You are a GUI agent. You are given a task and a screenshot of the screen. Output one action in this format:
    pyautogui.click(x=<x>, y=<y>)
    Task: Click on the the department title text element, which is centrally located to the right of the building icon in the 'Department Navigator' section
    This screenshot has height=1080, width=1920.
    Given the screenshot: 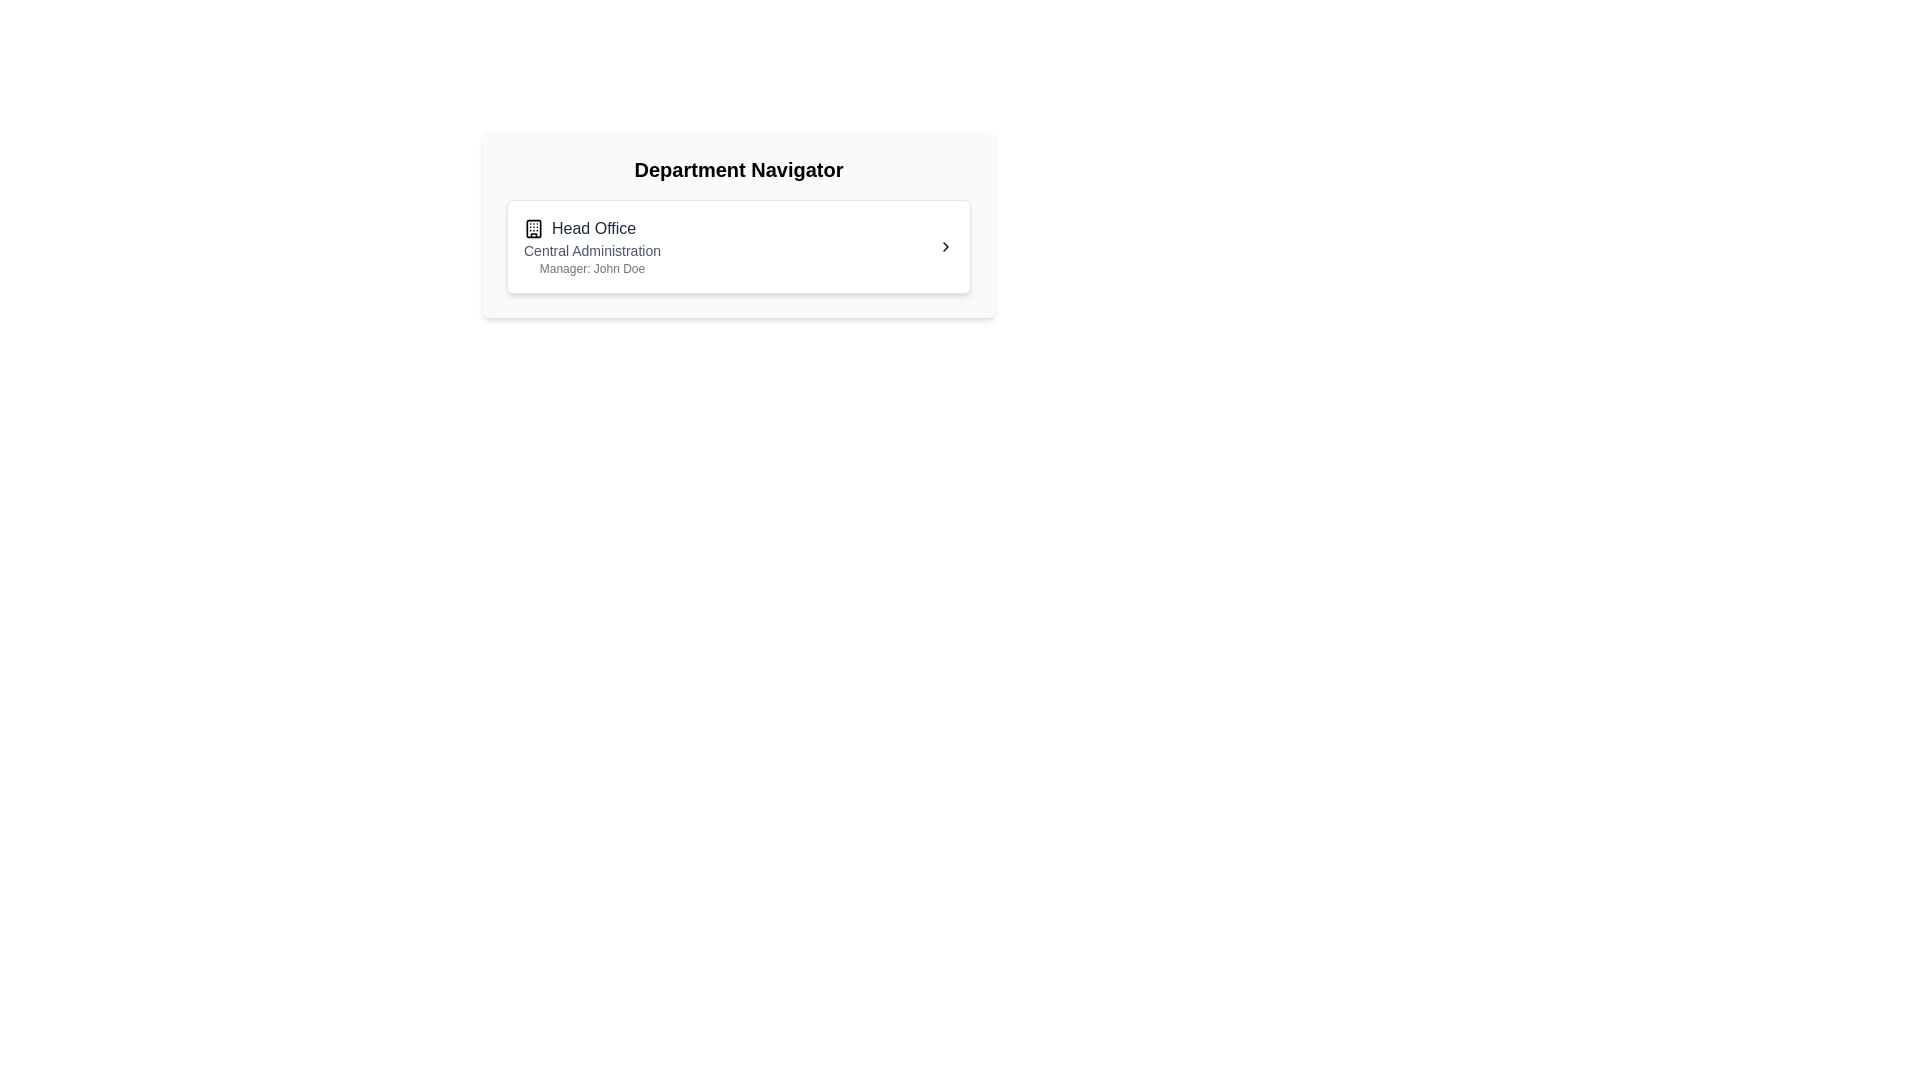 What is the action you would take?
    pyautogui.click(x=593, y=227)
    